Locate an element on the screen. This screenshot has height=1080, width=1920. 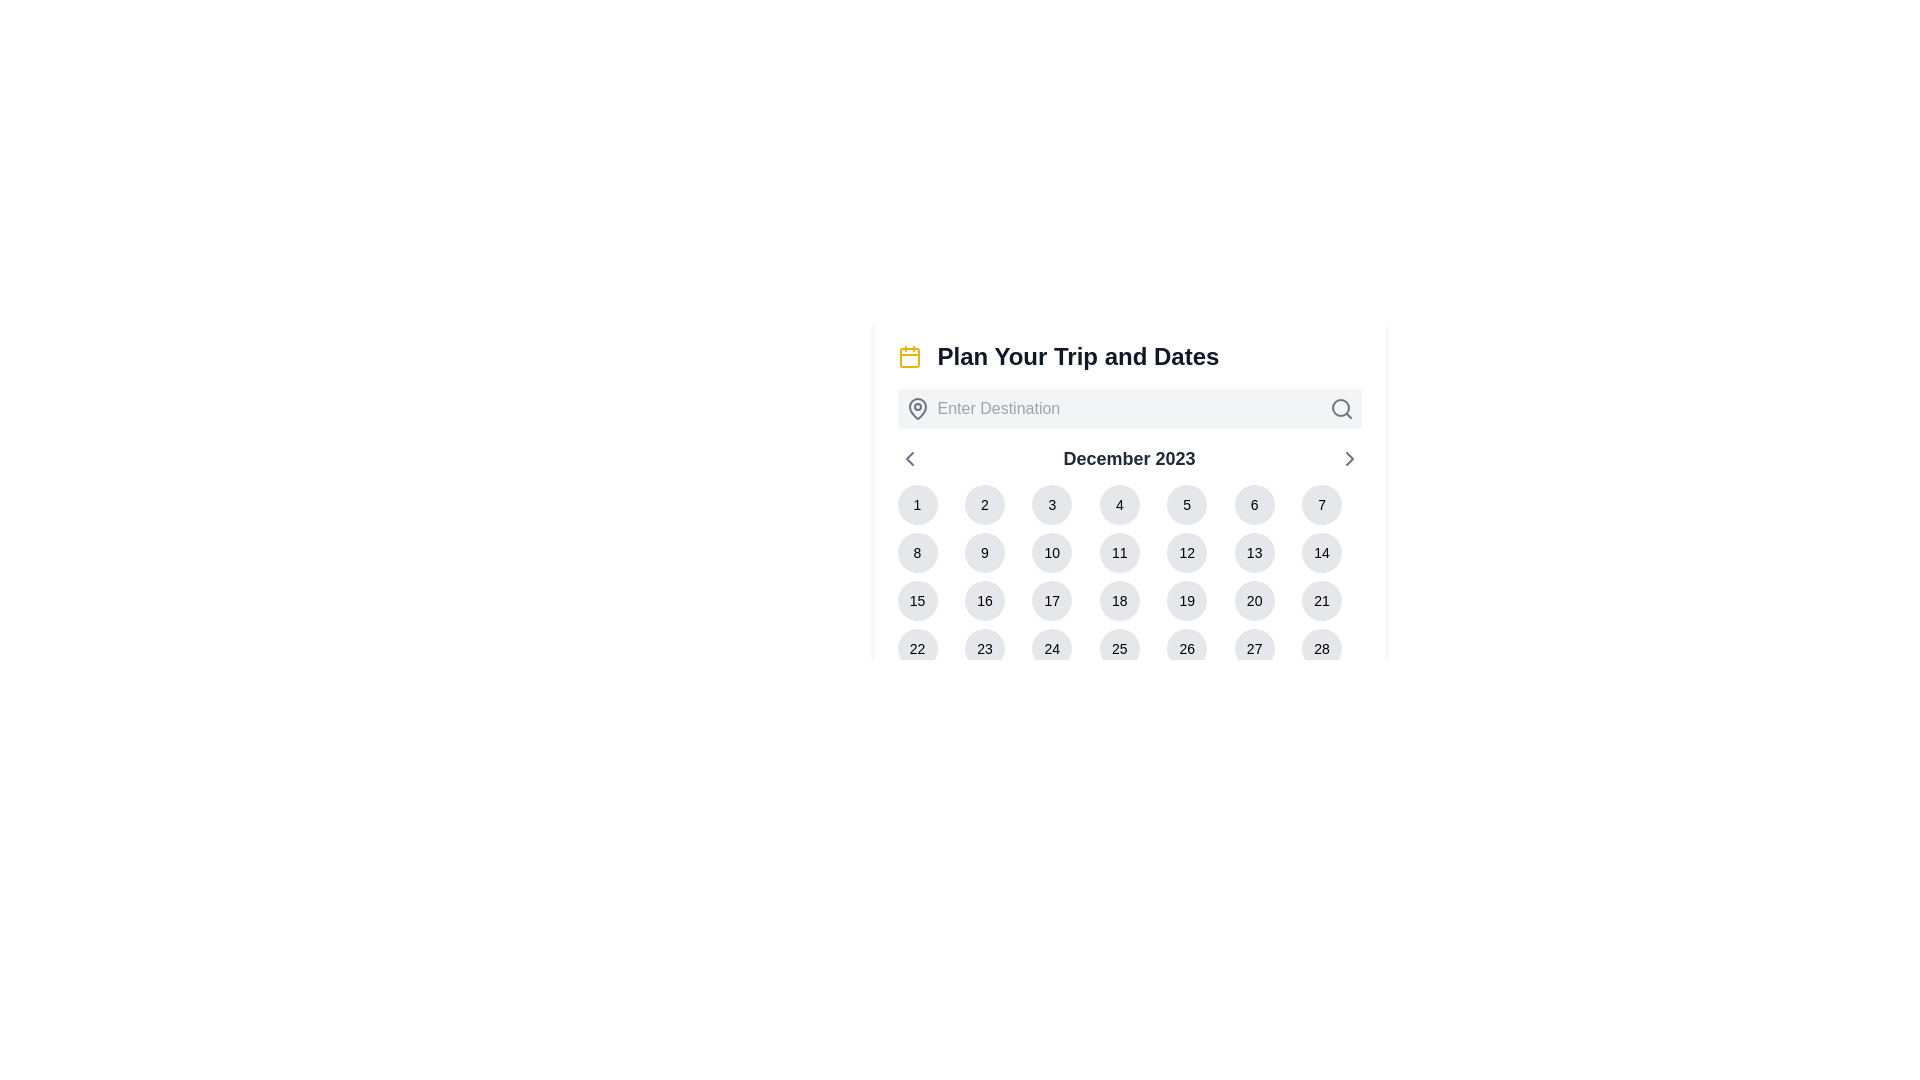
the circular button displaying the number '11' in the calendar grid under 'December 2023', located in the second row, fourth column of visible days is located at coordinates (1118, 552).